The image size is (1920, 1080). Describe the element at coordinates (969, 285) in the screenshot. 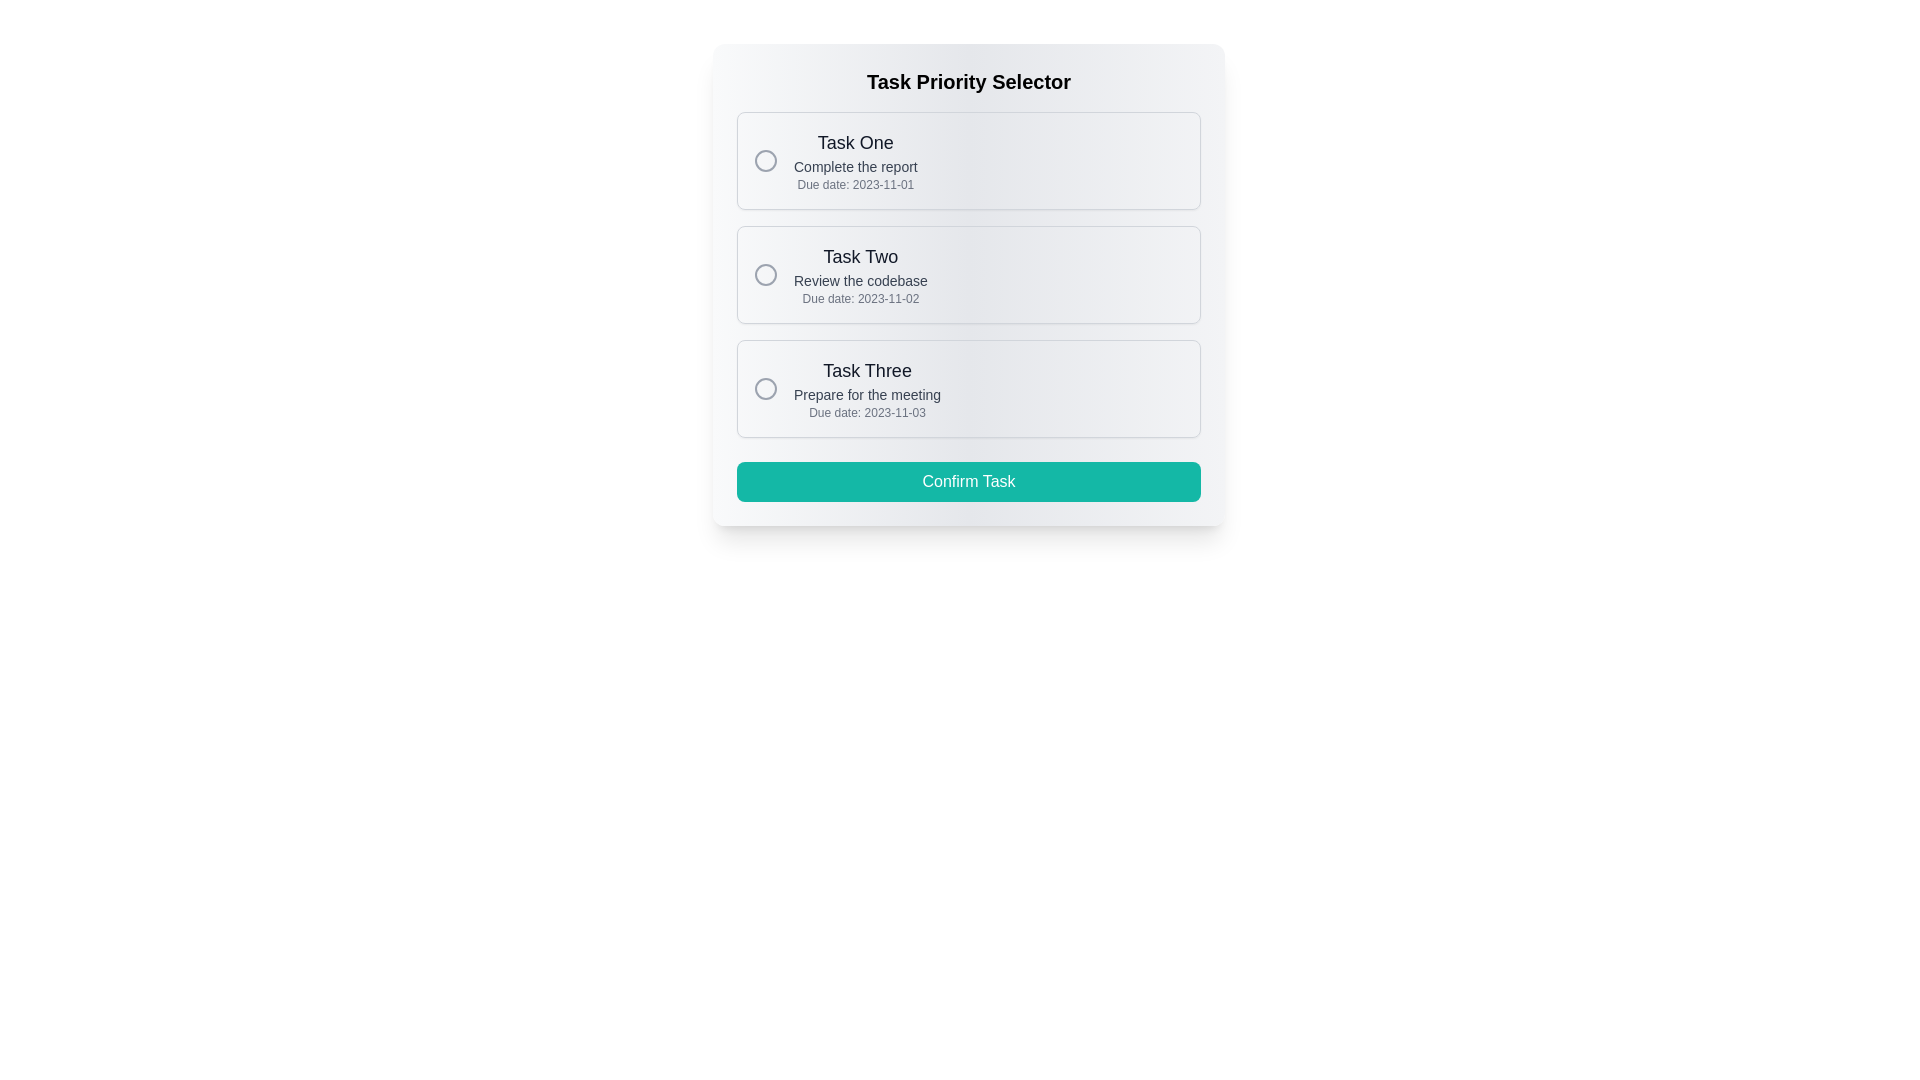

I see `the task item representing the second task card in the 'Task Priority Selector'` at that location.